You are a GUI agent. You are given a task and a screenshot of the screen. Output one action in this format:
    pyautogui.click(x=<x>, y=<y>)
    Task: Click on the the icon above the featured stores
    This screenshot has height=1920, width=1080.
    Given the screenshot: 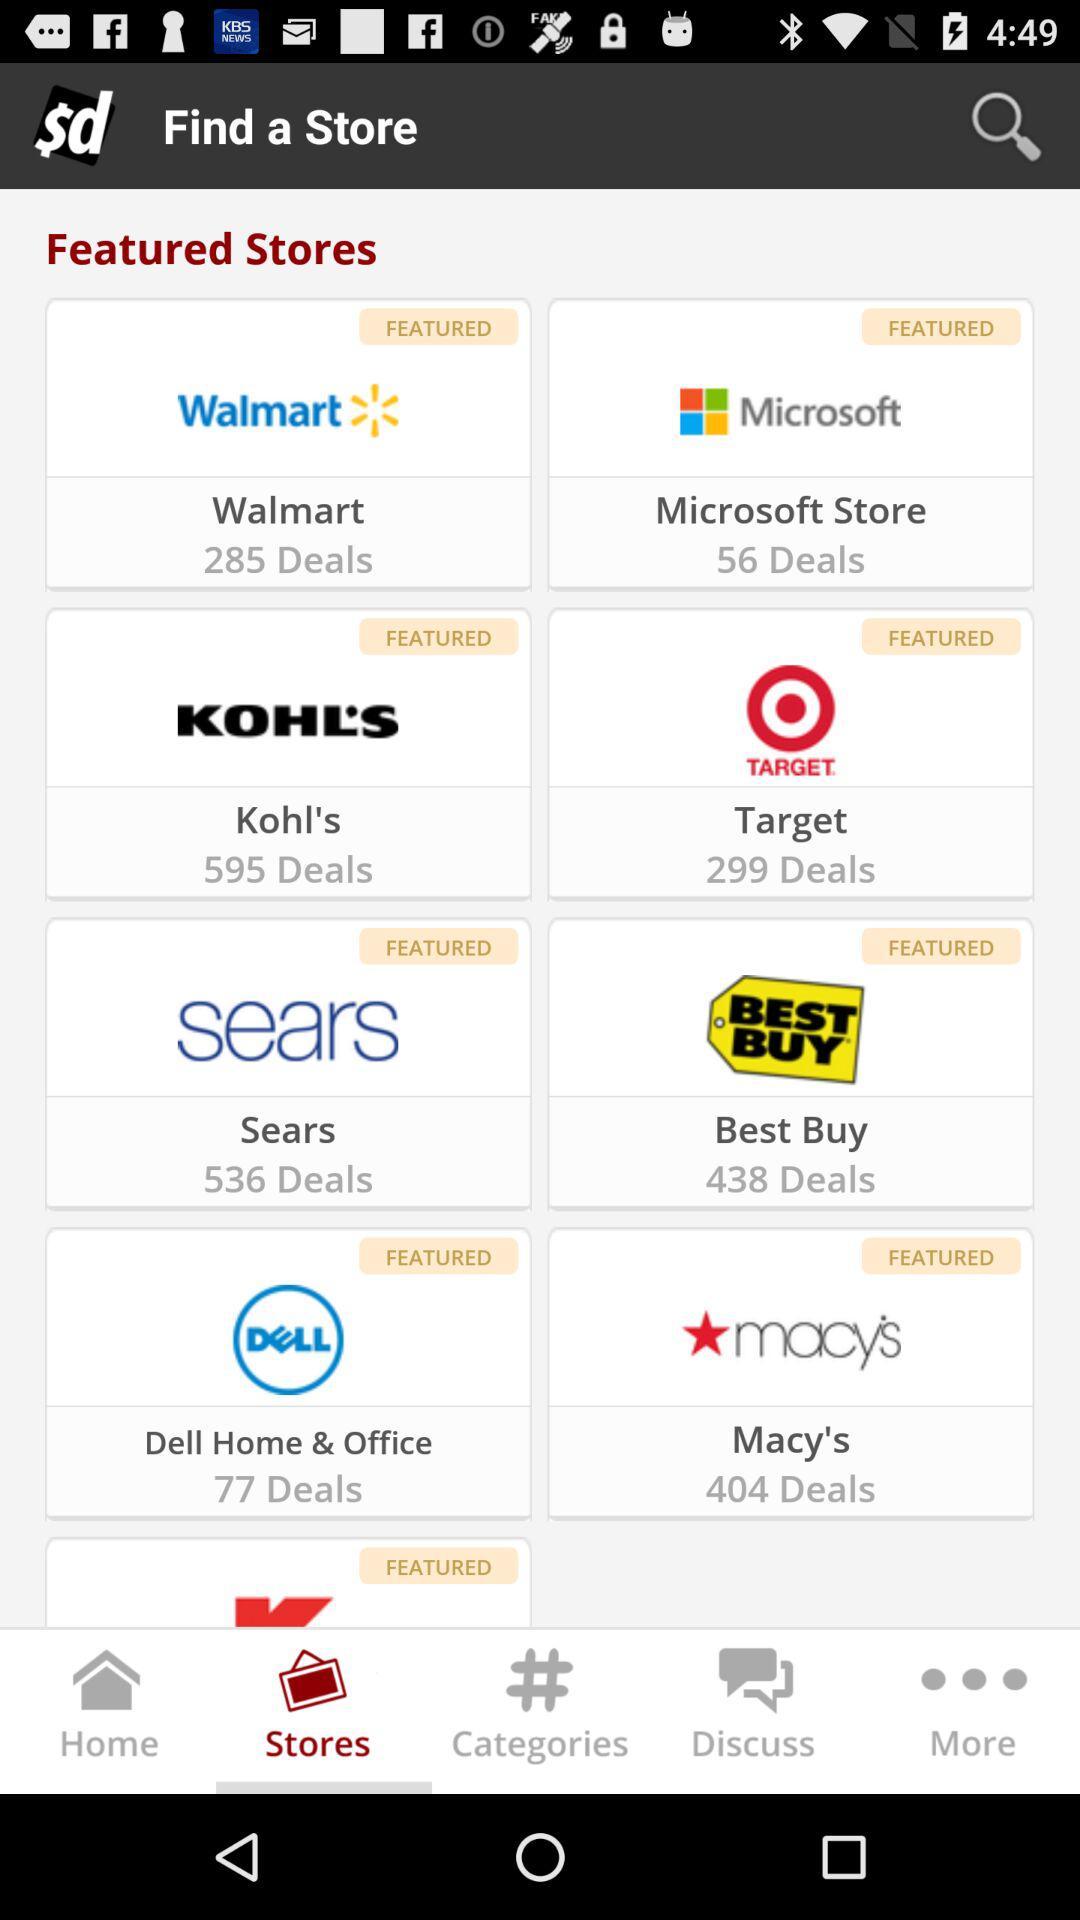 What is the action you would take?
    pyautogui.click(x=1006, y=124)
    